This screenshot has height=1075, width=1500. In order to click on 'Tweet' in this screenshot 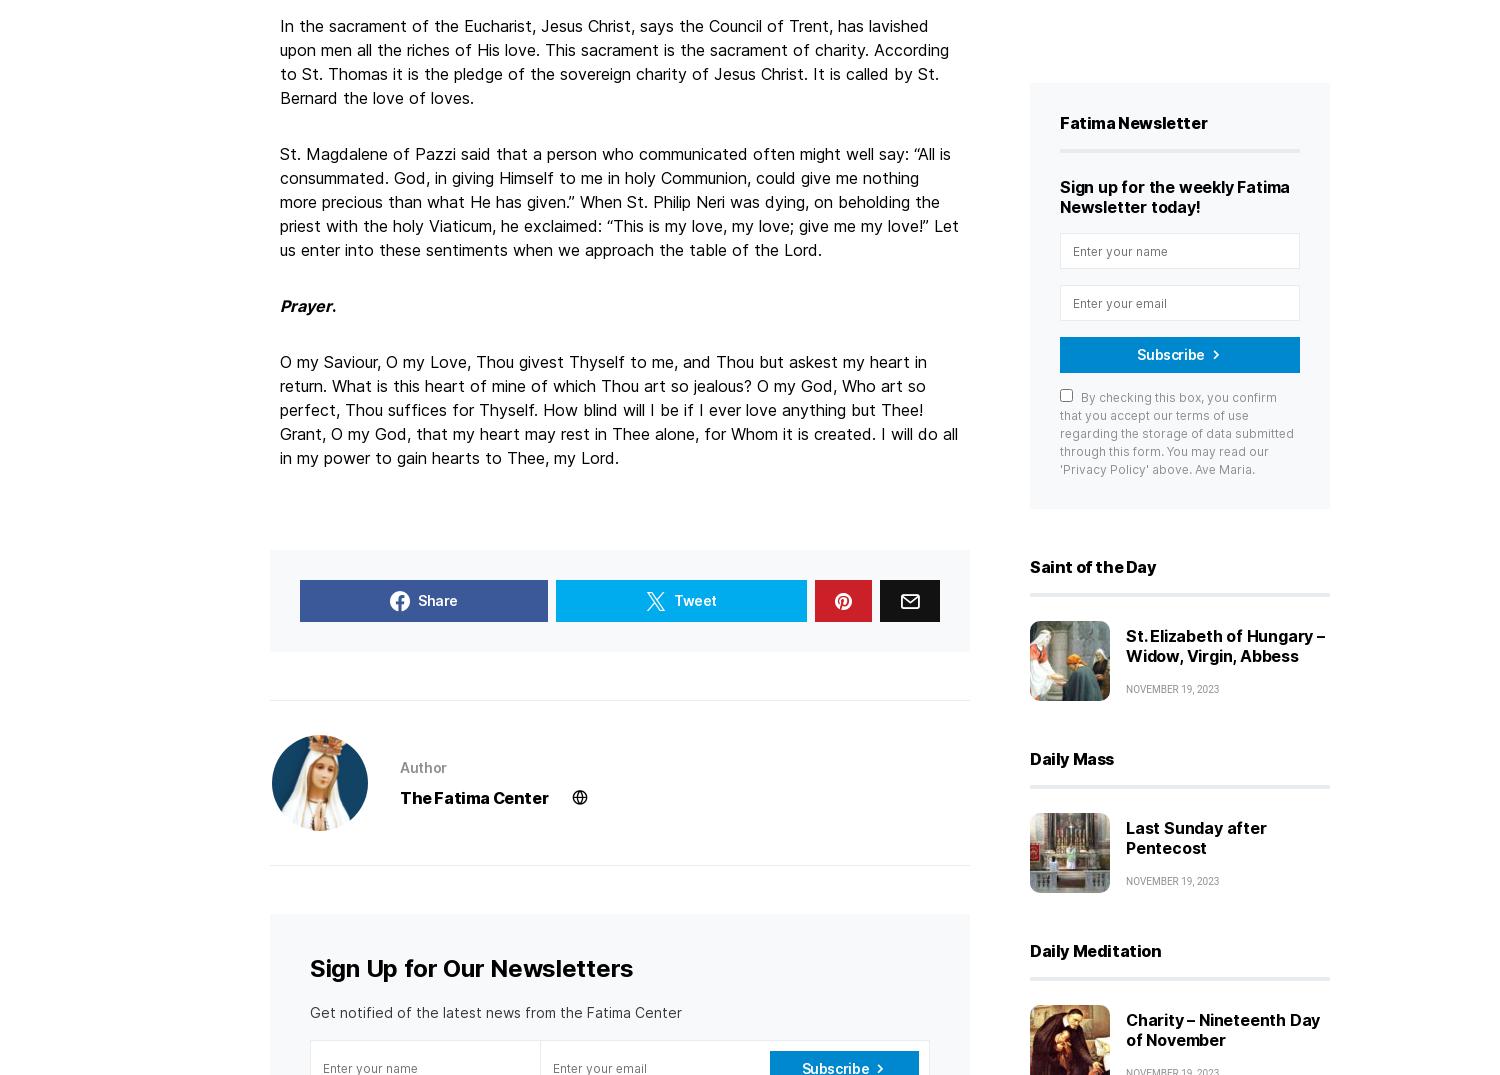, I will do `click(693, 599)`.